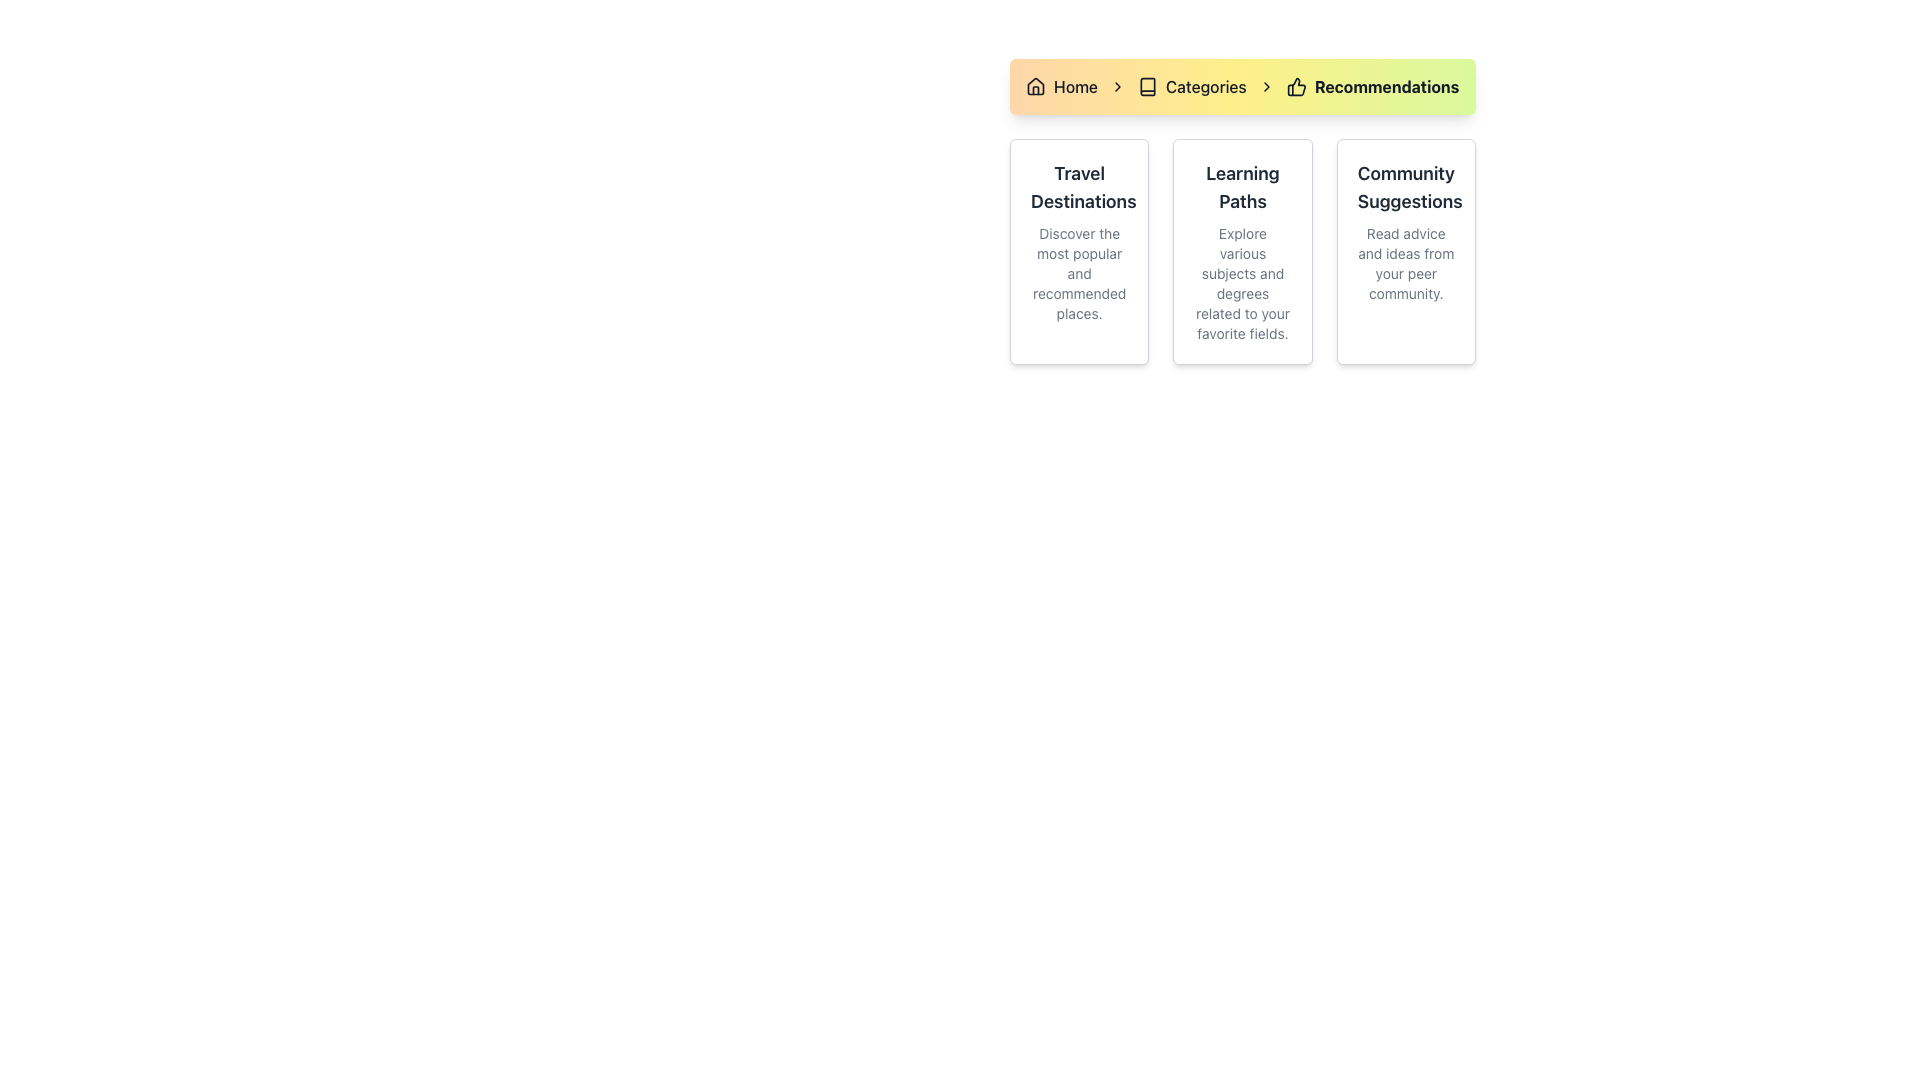  What do you see at coordinates (1296, 86) in the screenshot?
I see `the thumbs-up icon located in the breadcrumb navigation bar labeled 'Recommendations', positioned to the left of the text` at bounding box center [1296, 86].